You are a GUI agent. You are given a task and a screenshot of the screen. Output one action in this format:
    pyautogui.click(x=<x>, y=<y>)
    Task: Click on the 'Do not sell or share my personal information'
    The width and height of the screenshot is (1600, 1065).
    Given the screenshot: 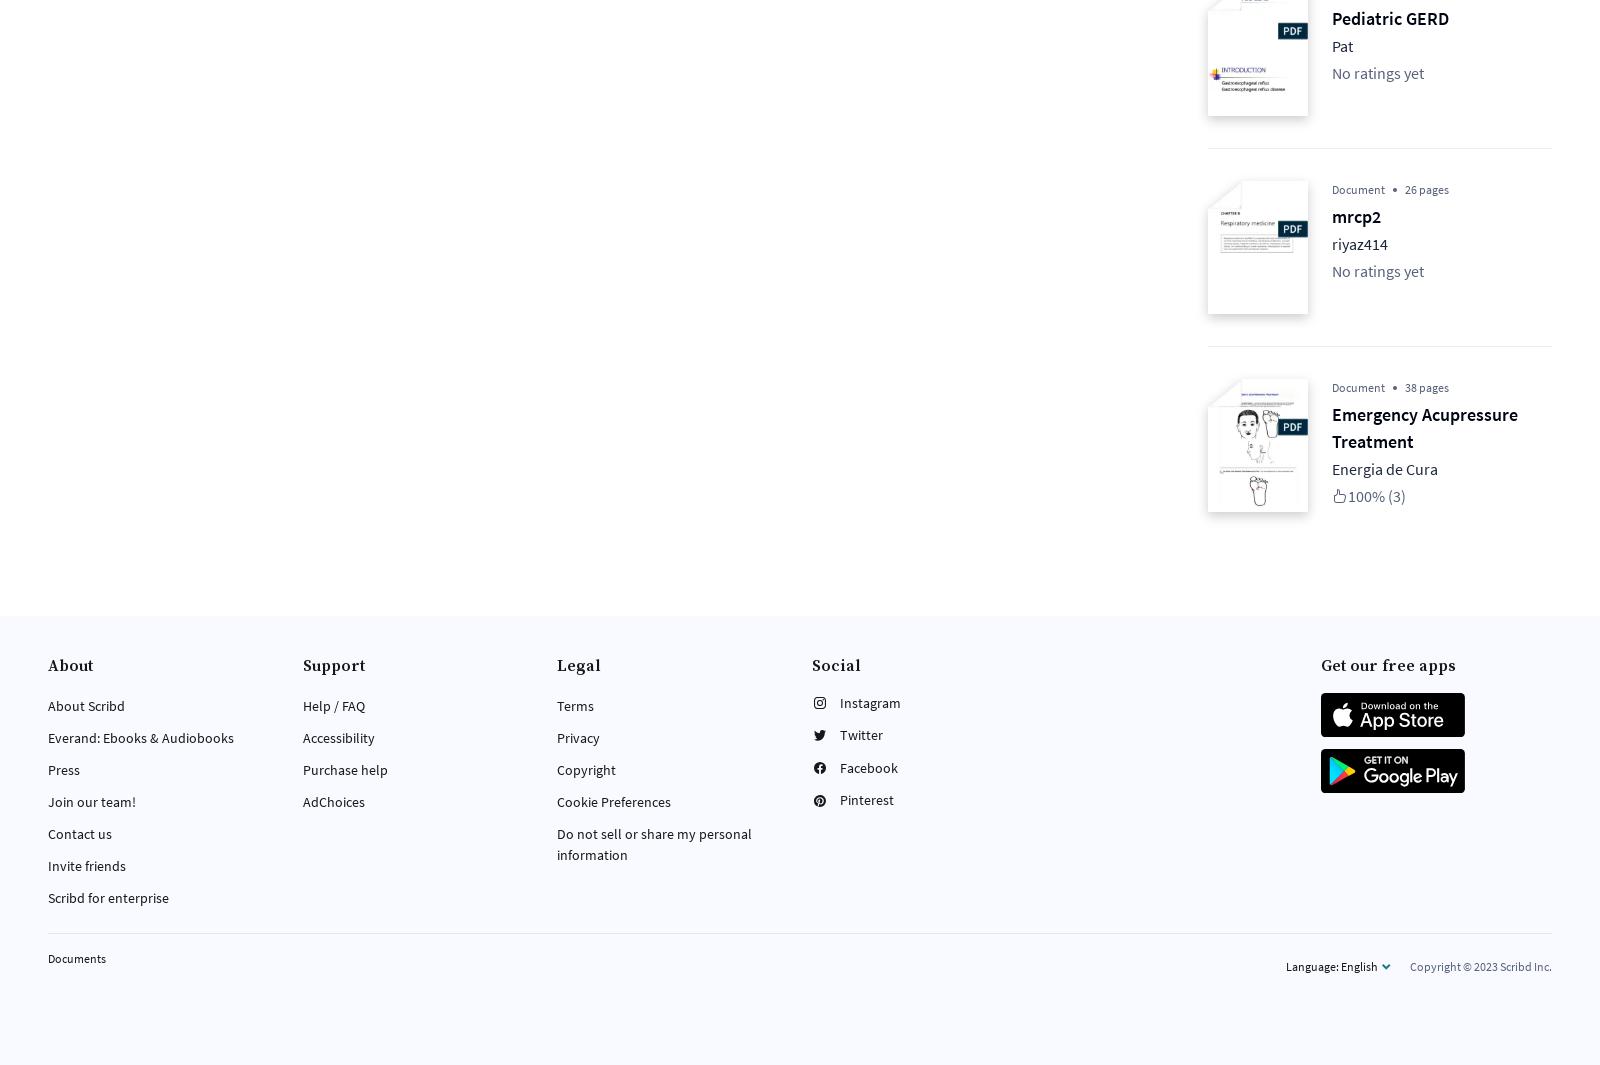 What is the action you would take?
    pyautogui.click(x=654, y=843)
    